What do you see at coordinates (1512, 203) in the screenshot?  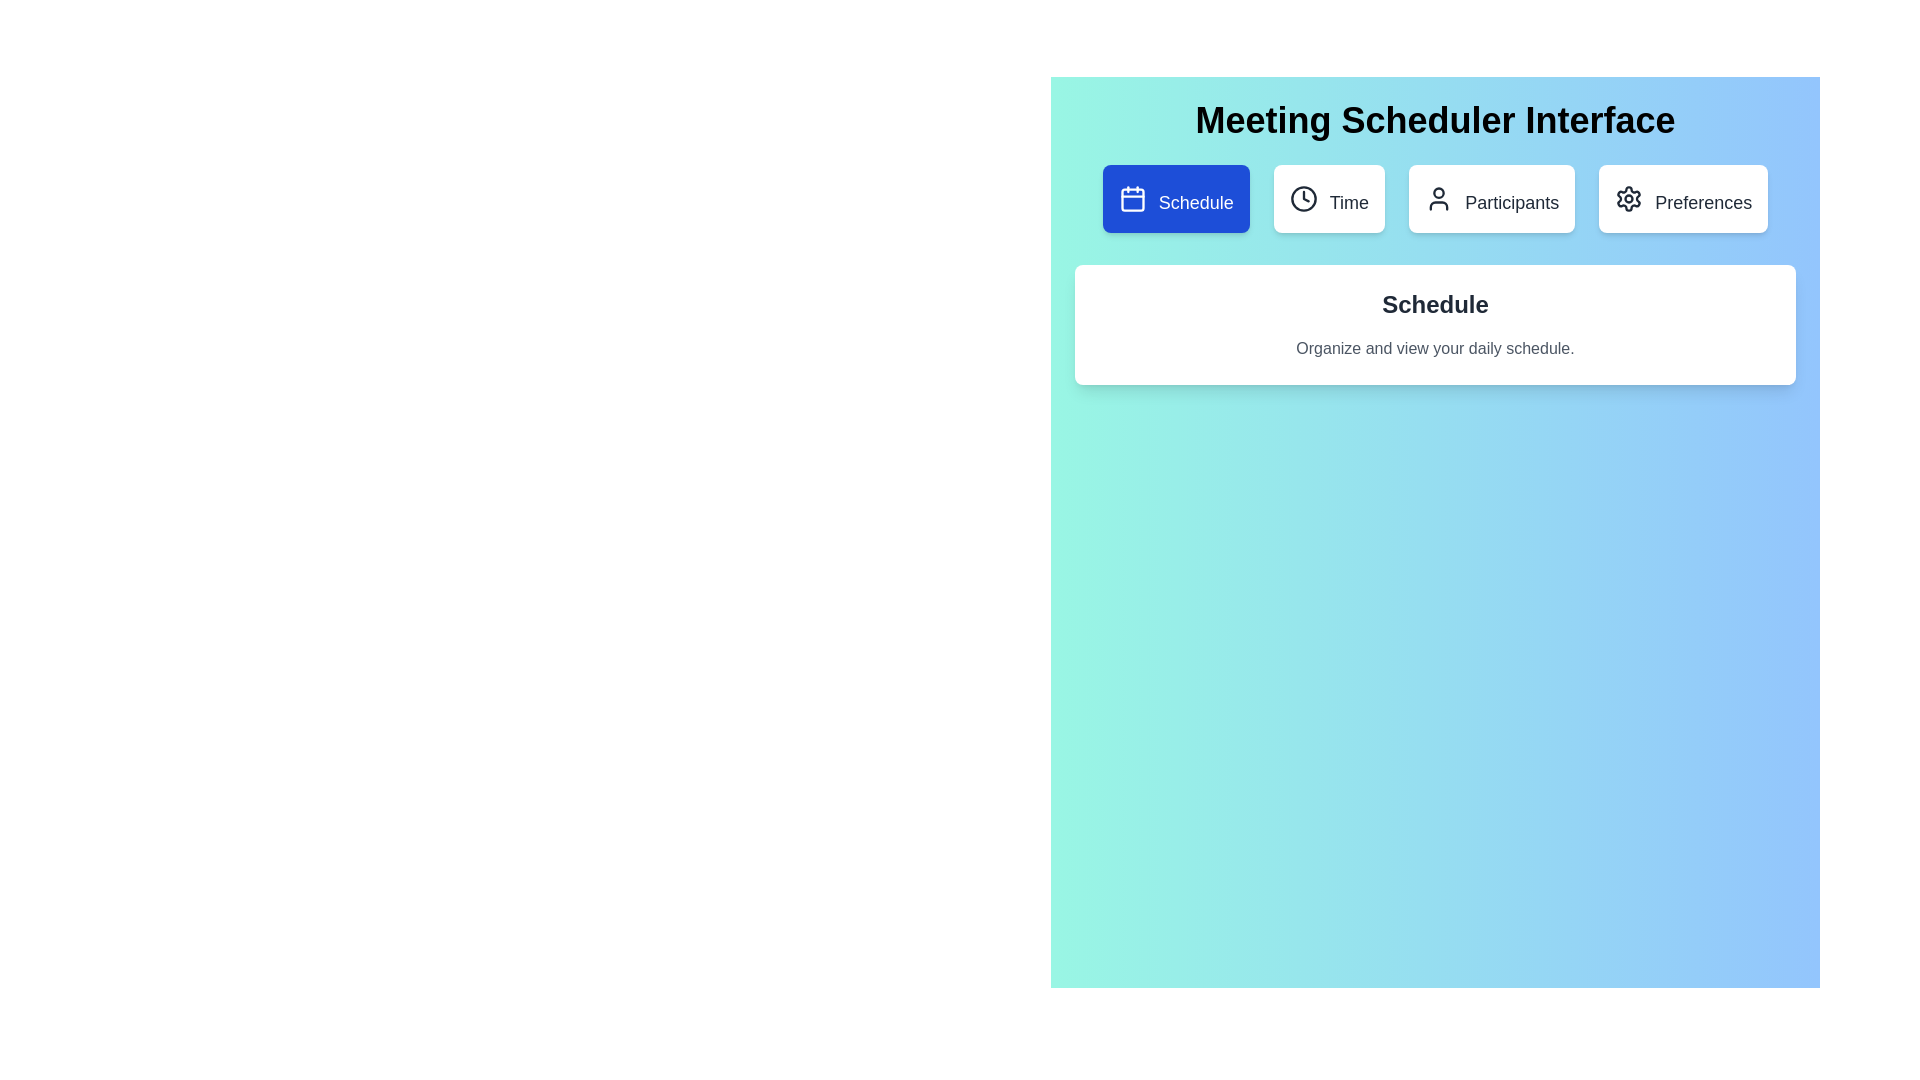 I see `the button labeled 'Participants' that serves as a visual label for managing or viewing participants, located centrally aligned in the second button from the left on the row` at bounding box center [1512, 203].